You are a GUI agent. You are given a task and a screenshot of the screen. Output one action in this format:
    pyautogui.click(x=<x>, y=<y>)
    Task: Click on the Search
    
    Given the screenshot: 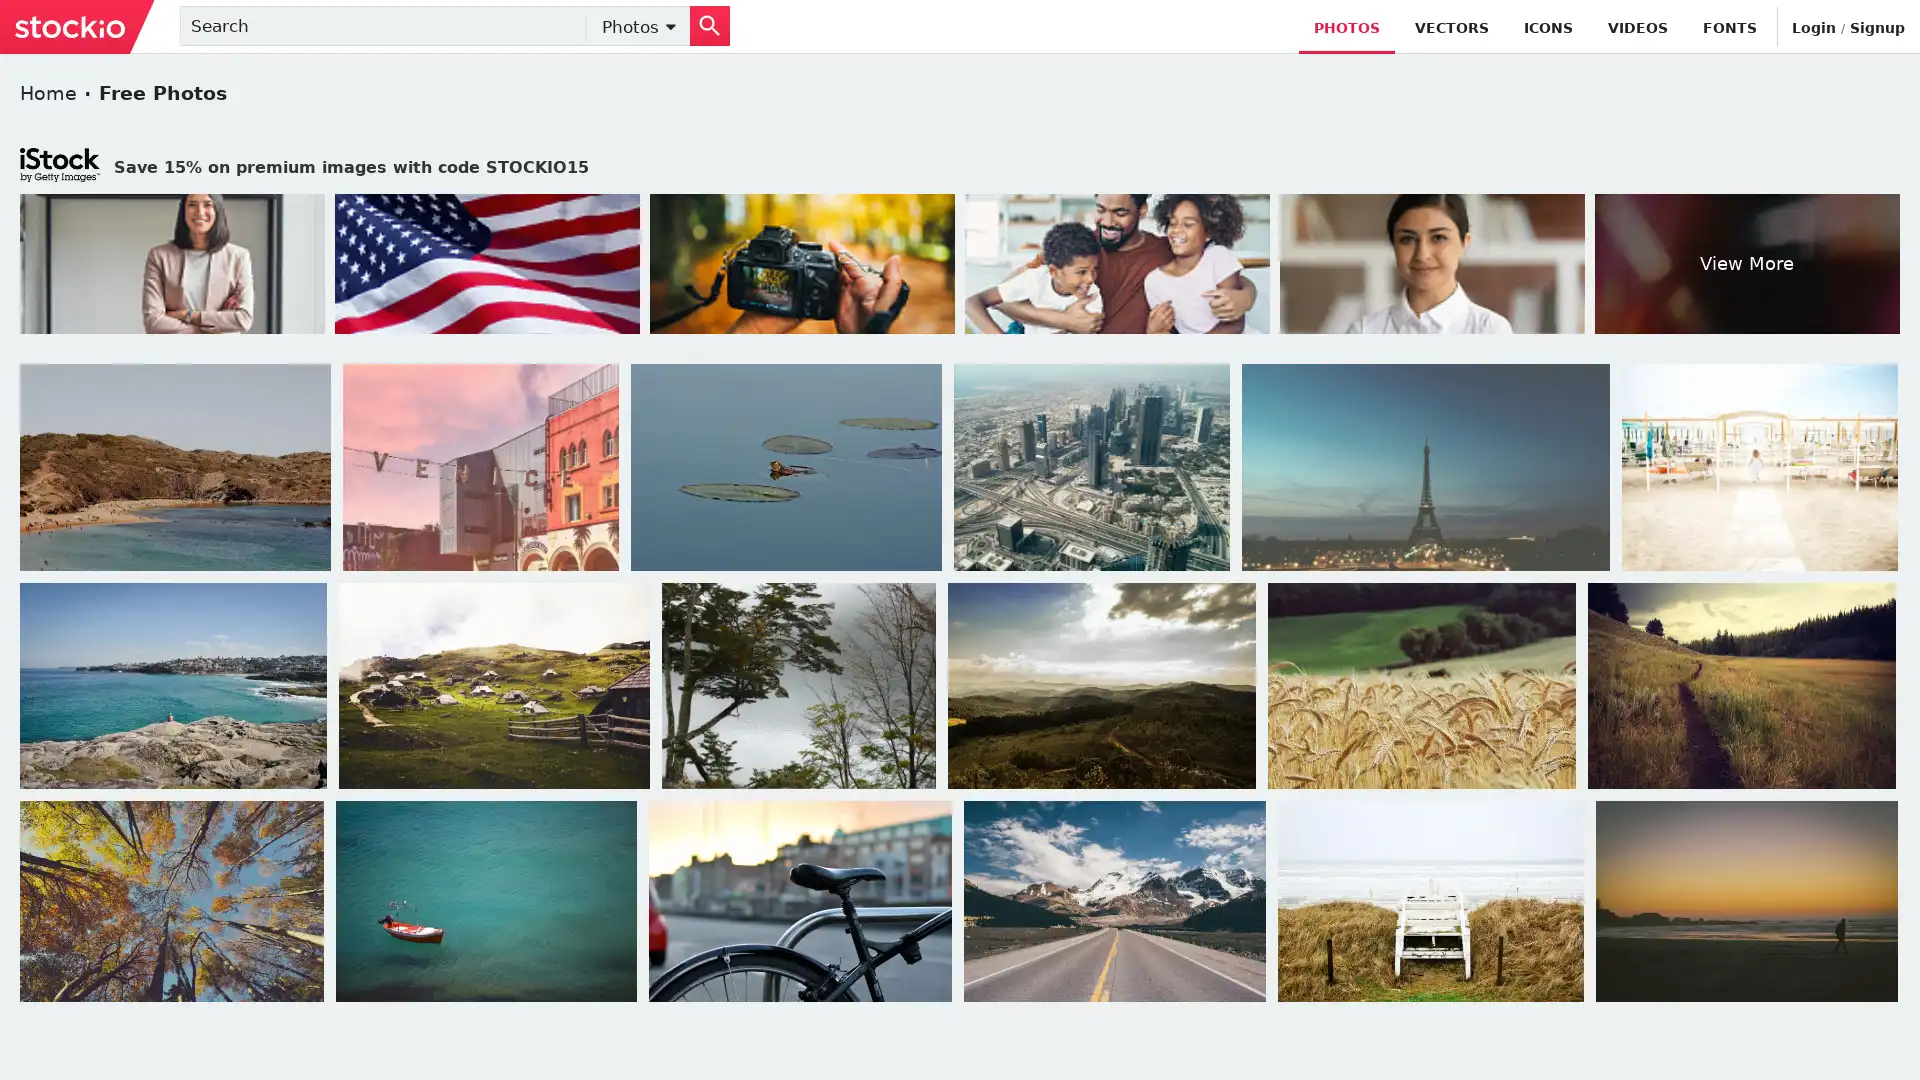 What is the action you would take?
    pyautogui.click(x=710, y=26)
    